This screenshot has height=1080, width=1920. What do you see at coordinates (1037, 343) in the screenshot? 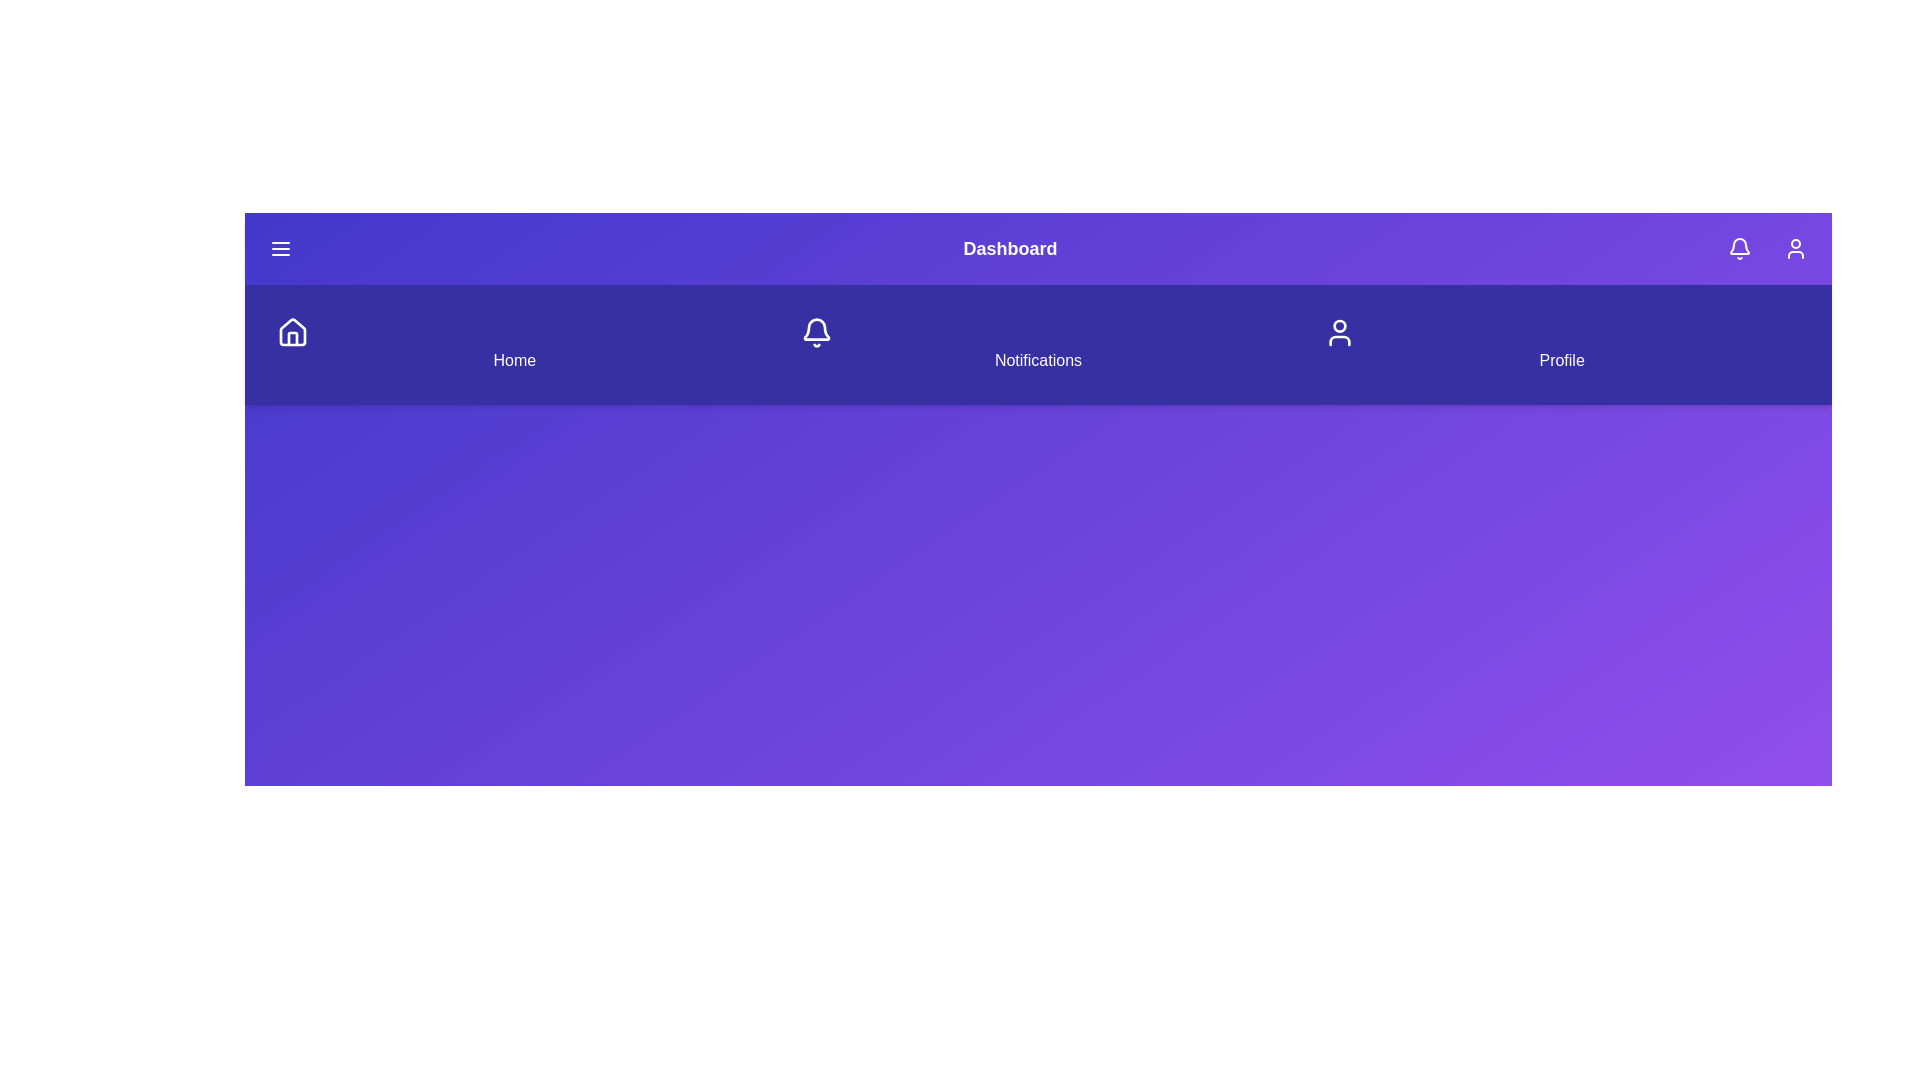
I see `the Notifications navigation item` at bounding box center [1037, 343].